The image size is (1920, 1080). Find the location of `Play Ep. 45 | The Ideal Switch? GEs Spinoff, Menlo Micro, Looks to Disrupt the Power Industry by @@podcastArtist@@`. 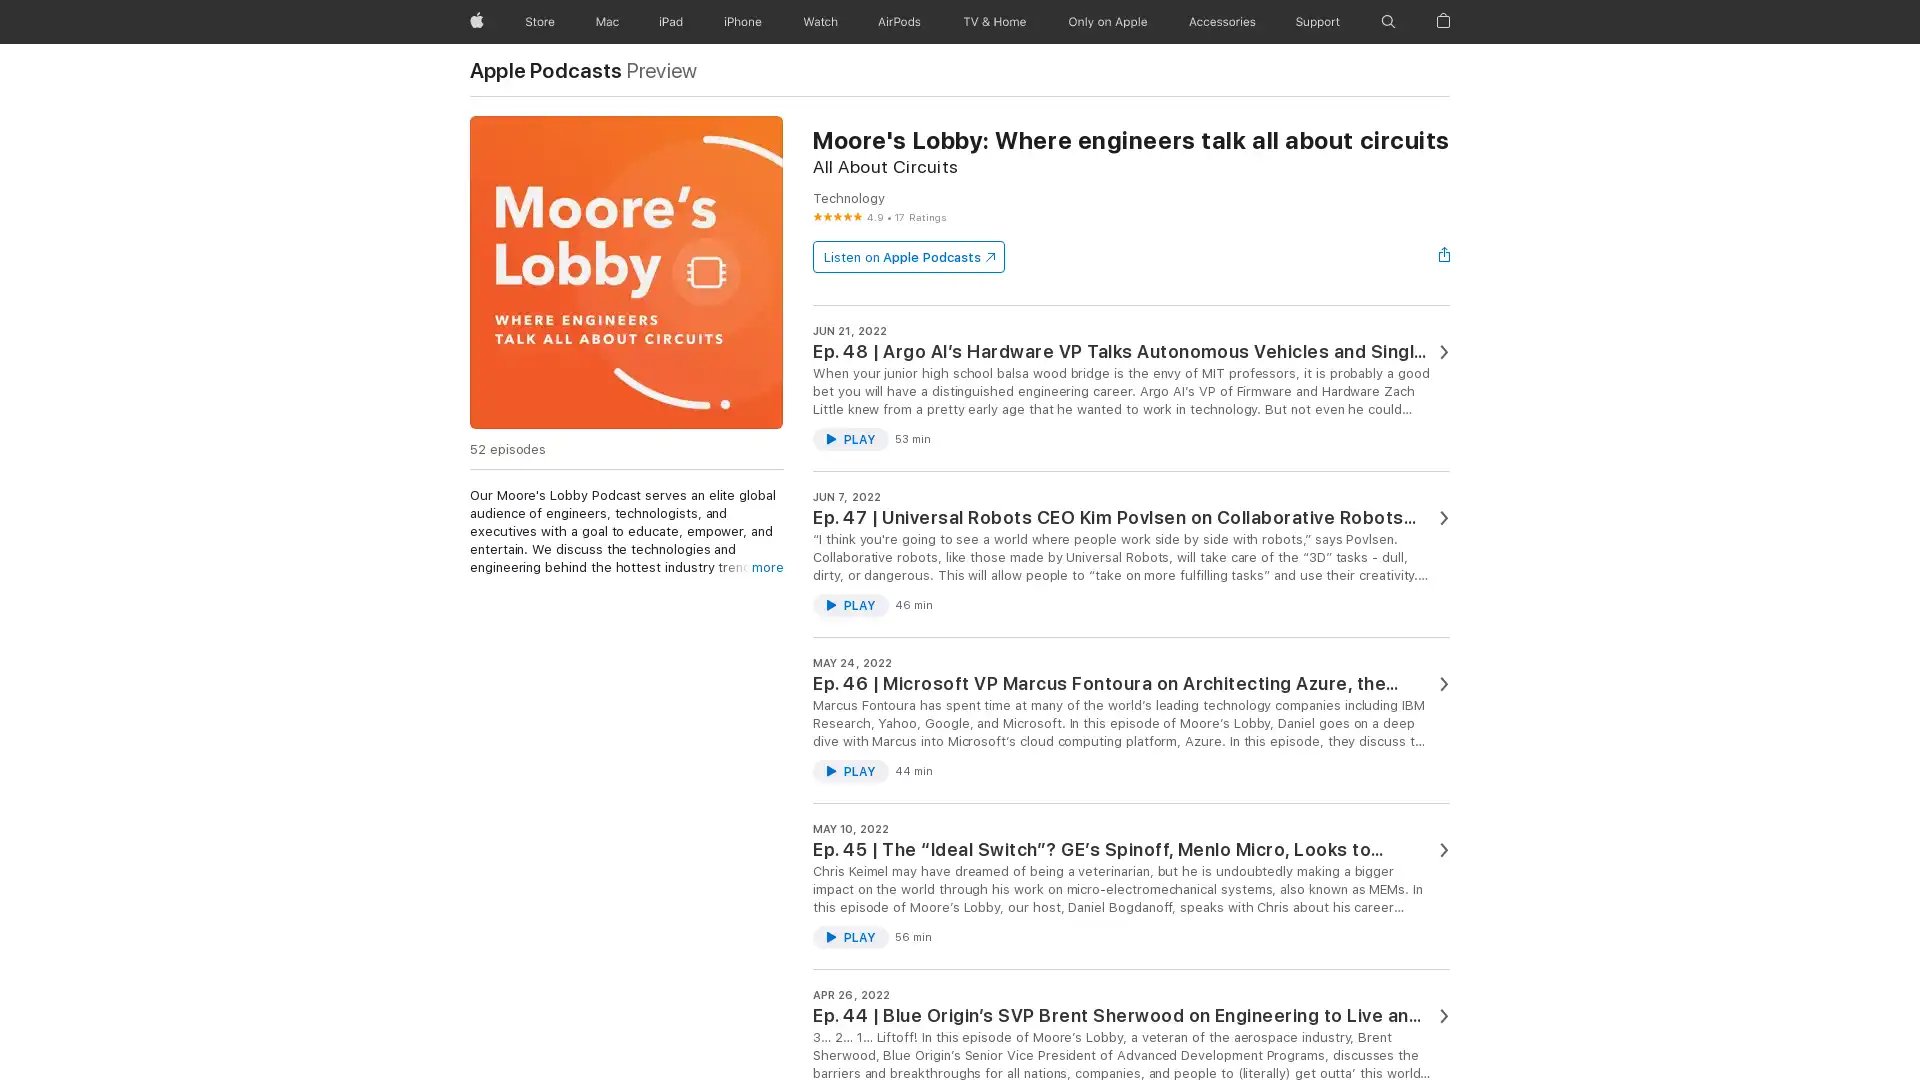

Play Ep. 45 | The Ideal Switch? GEs Spinoff, Menlo Micro, Looks to Disrupt the Power Industry by @@podcastArtist@@ is located at coordinates (850, 937).